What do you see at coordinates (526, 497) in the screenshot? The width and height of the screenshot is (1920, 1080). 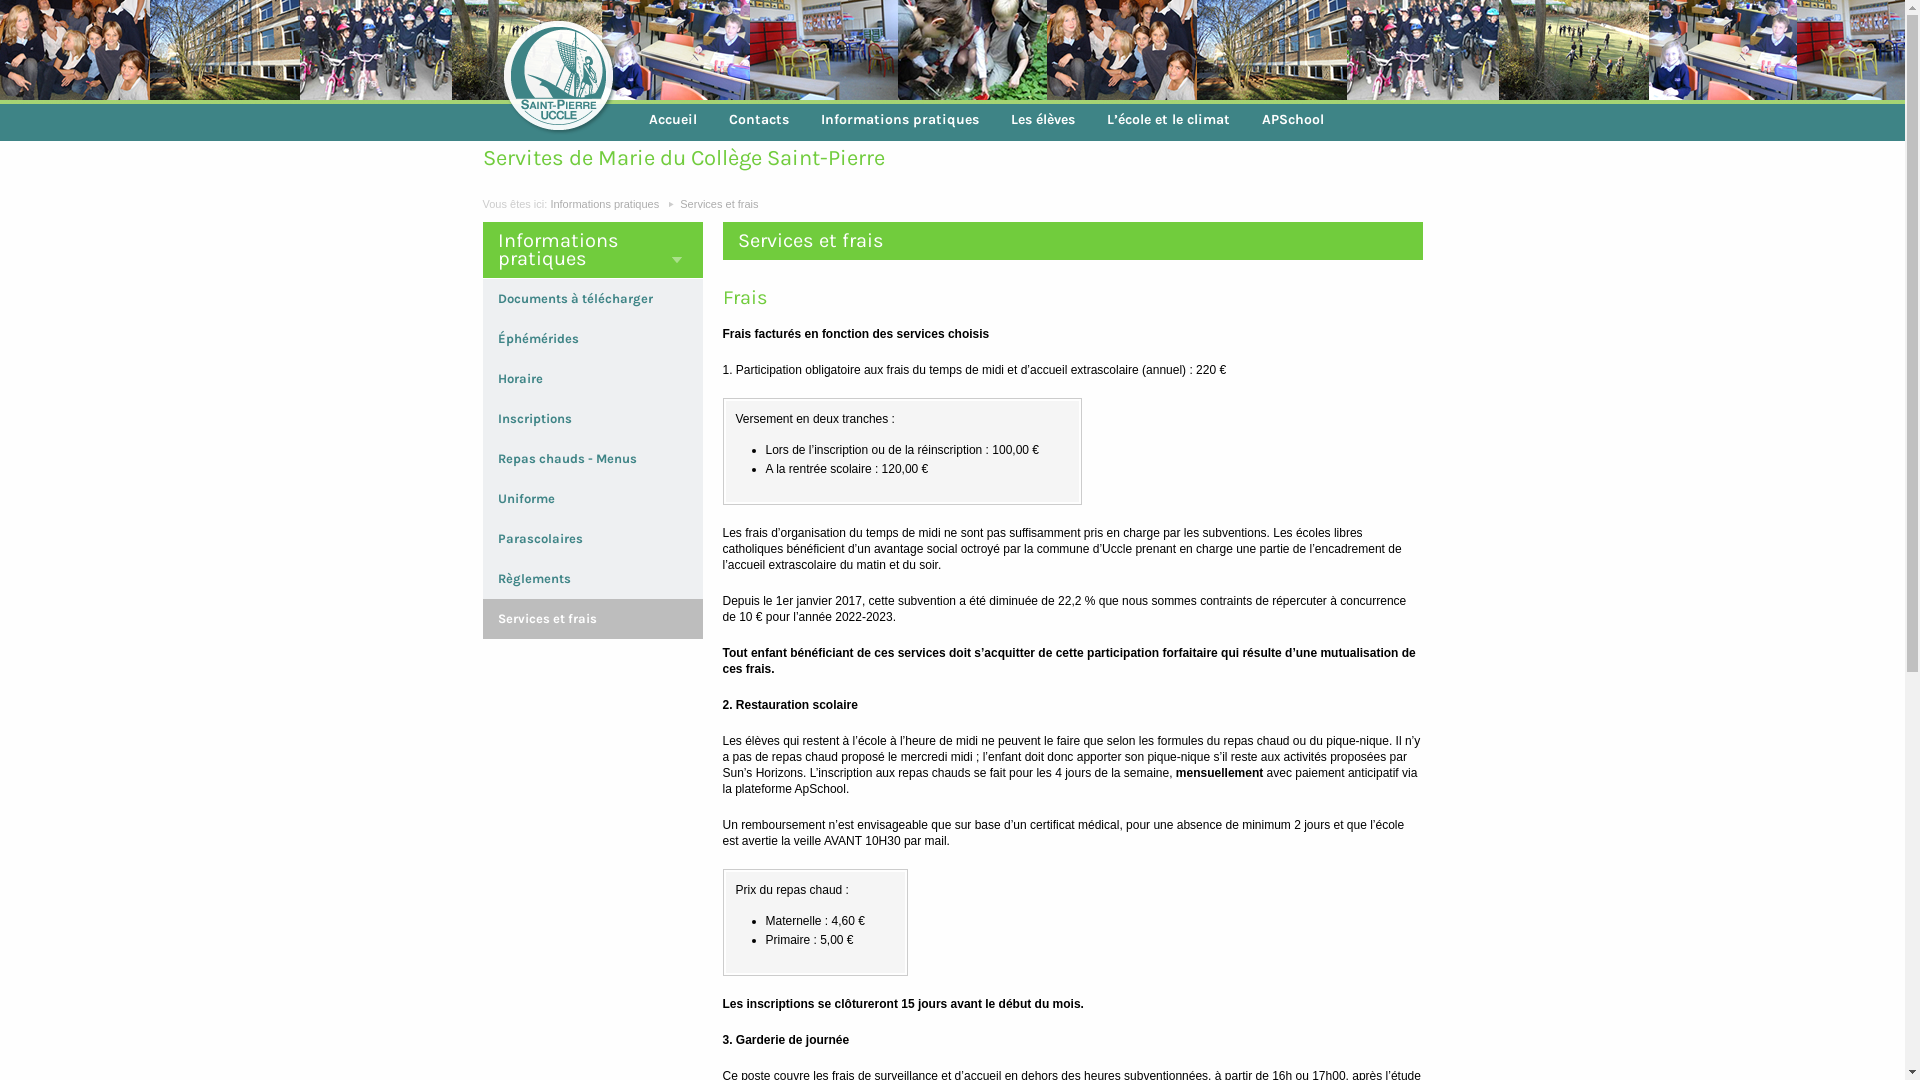 I see `'Uniforme'` at bounding box center [526, 497].